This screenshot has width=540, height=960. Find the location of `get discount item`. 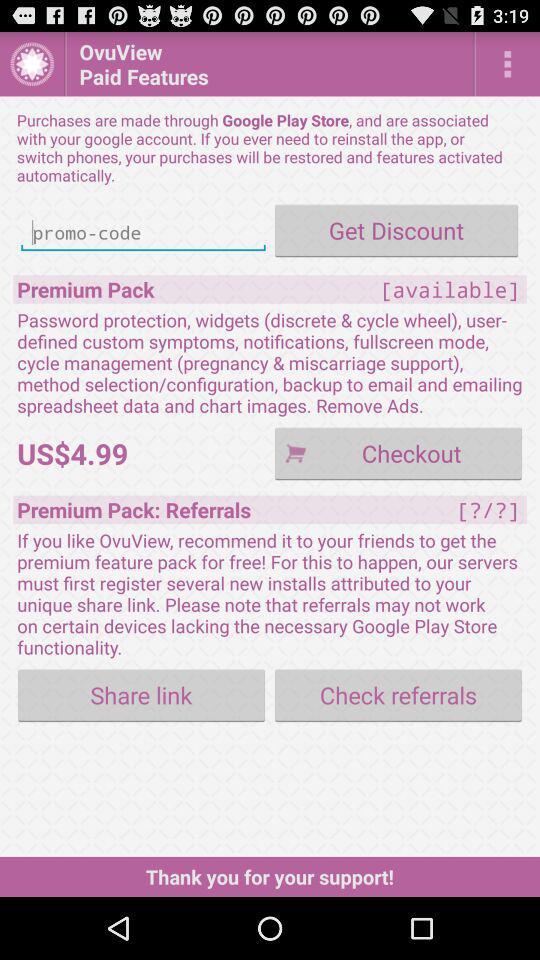

get discount item is located at coordinates (396, 230).